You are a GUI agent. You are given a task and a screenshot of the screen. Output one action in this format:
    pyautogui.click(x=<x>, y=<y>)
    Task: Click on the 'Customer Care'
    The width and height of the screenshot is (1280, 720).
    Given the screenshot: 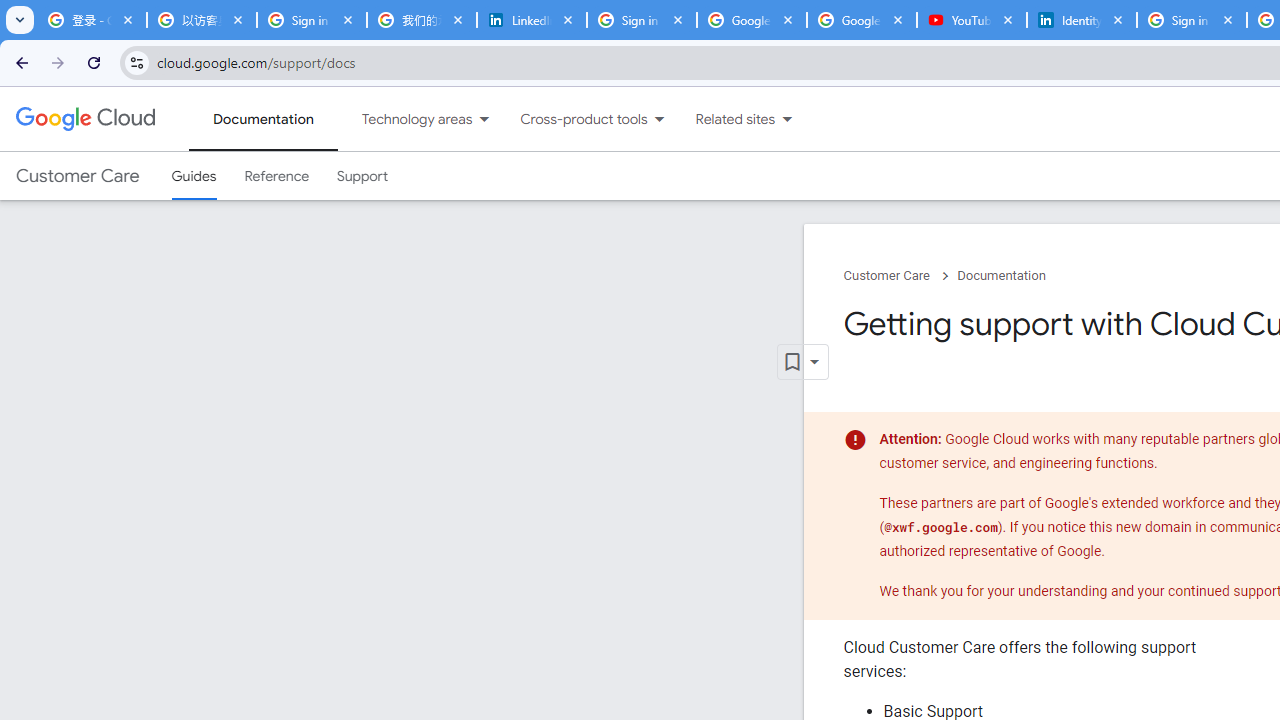 What is the action you would take?
    pyautogui.click(x=77, y=175)
    